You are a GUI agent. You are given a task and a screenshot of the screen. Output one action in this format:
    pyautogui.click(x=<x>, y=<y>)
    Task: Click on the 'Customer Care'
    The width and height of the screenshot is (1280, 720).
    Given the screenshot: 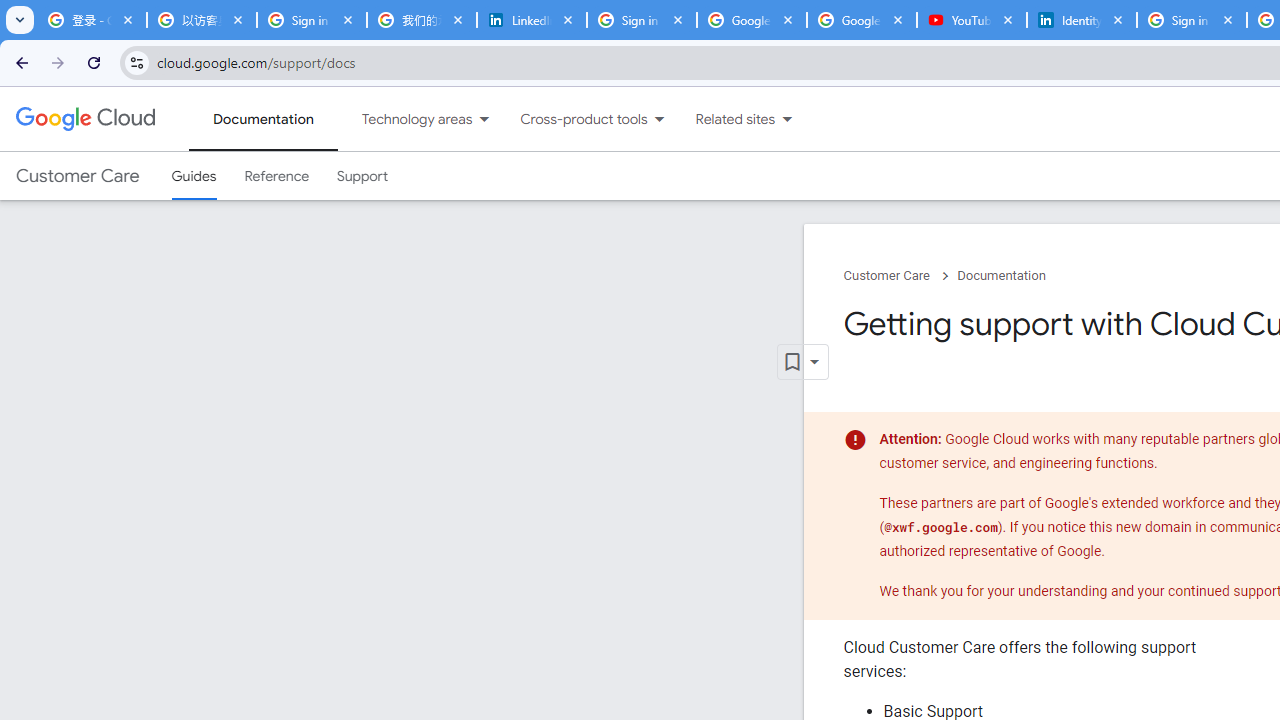 What is the action you would take?
    pyautogui.click(x=77, y=175)
    